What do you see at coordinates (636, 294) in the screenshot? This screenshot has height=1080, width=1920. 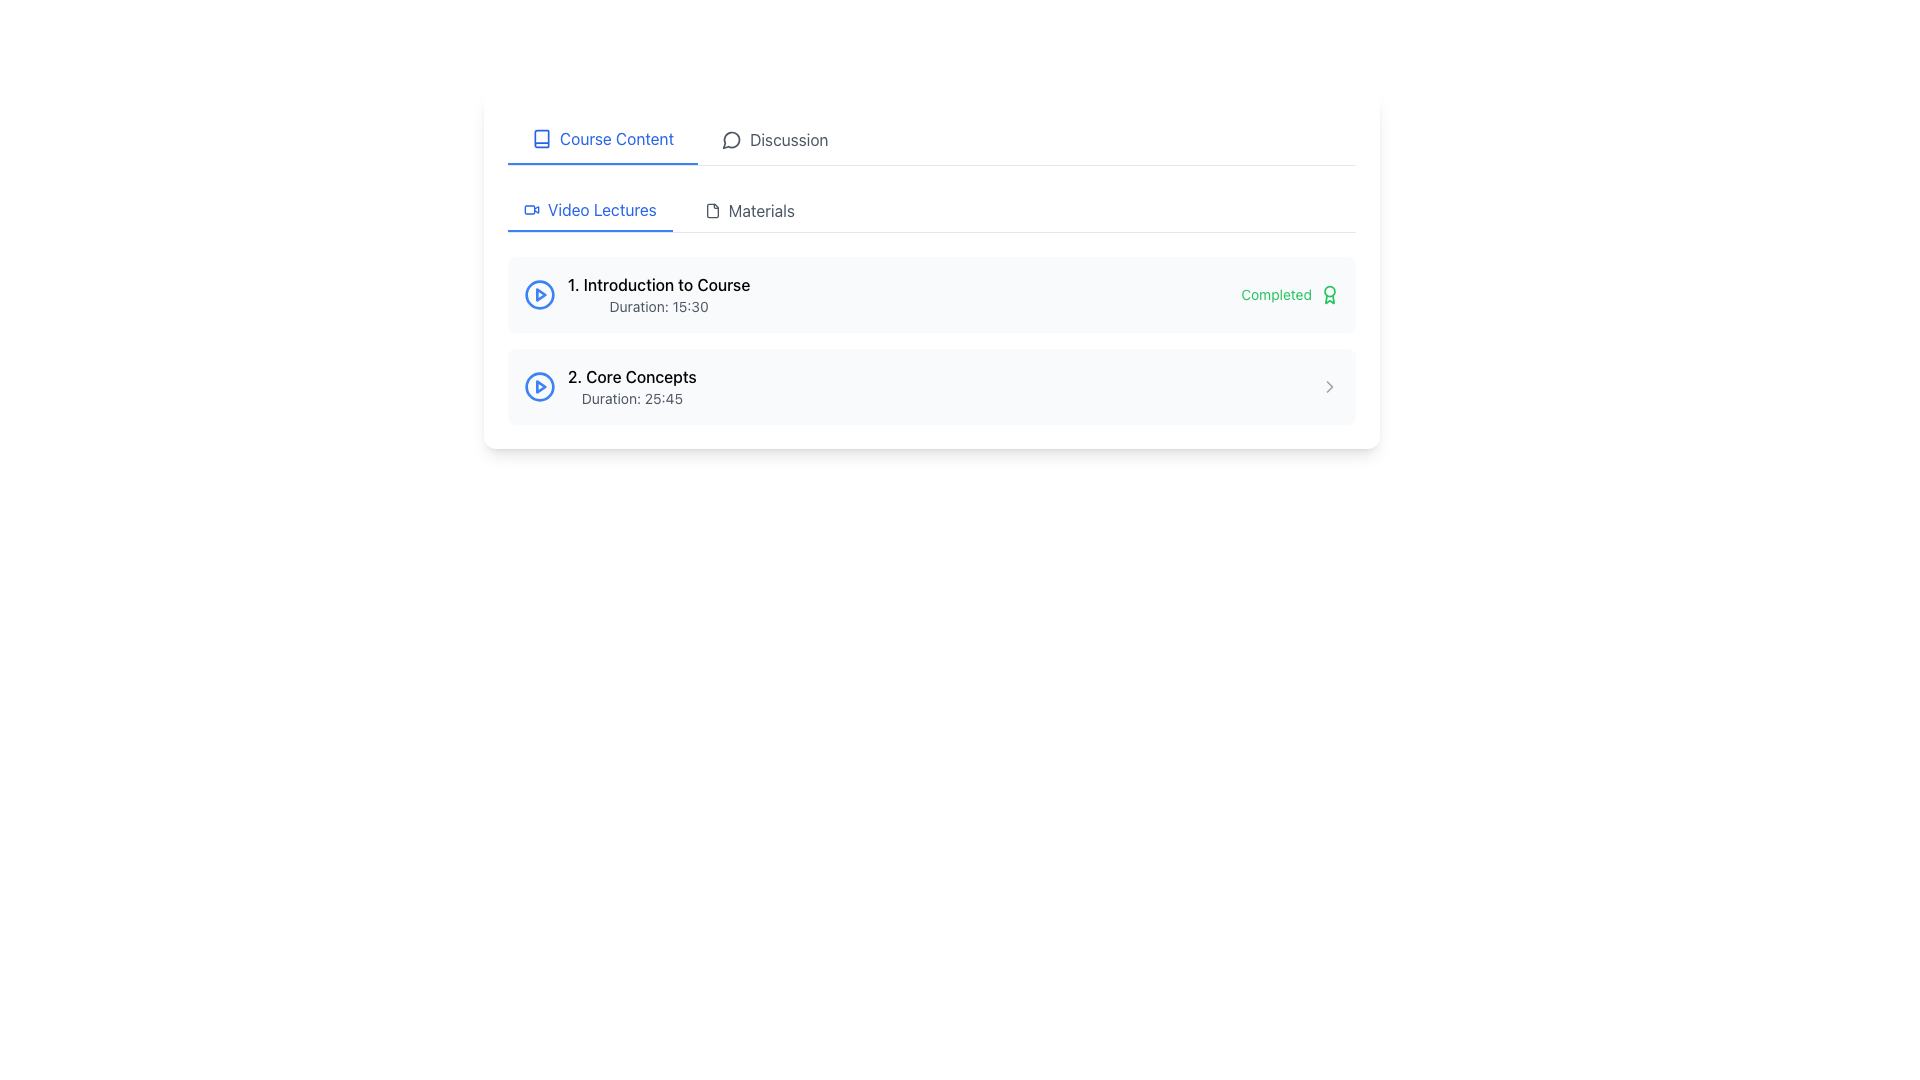 I see `duration information of the first item in the 'Video Lectures' section, which is a composite component containing a play icon, a title '1. Introduction to Course', and a subtitle with the duration 'Duration: 15:30'` at bounding box center [636, 294].